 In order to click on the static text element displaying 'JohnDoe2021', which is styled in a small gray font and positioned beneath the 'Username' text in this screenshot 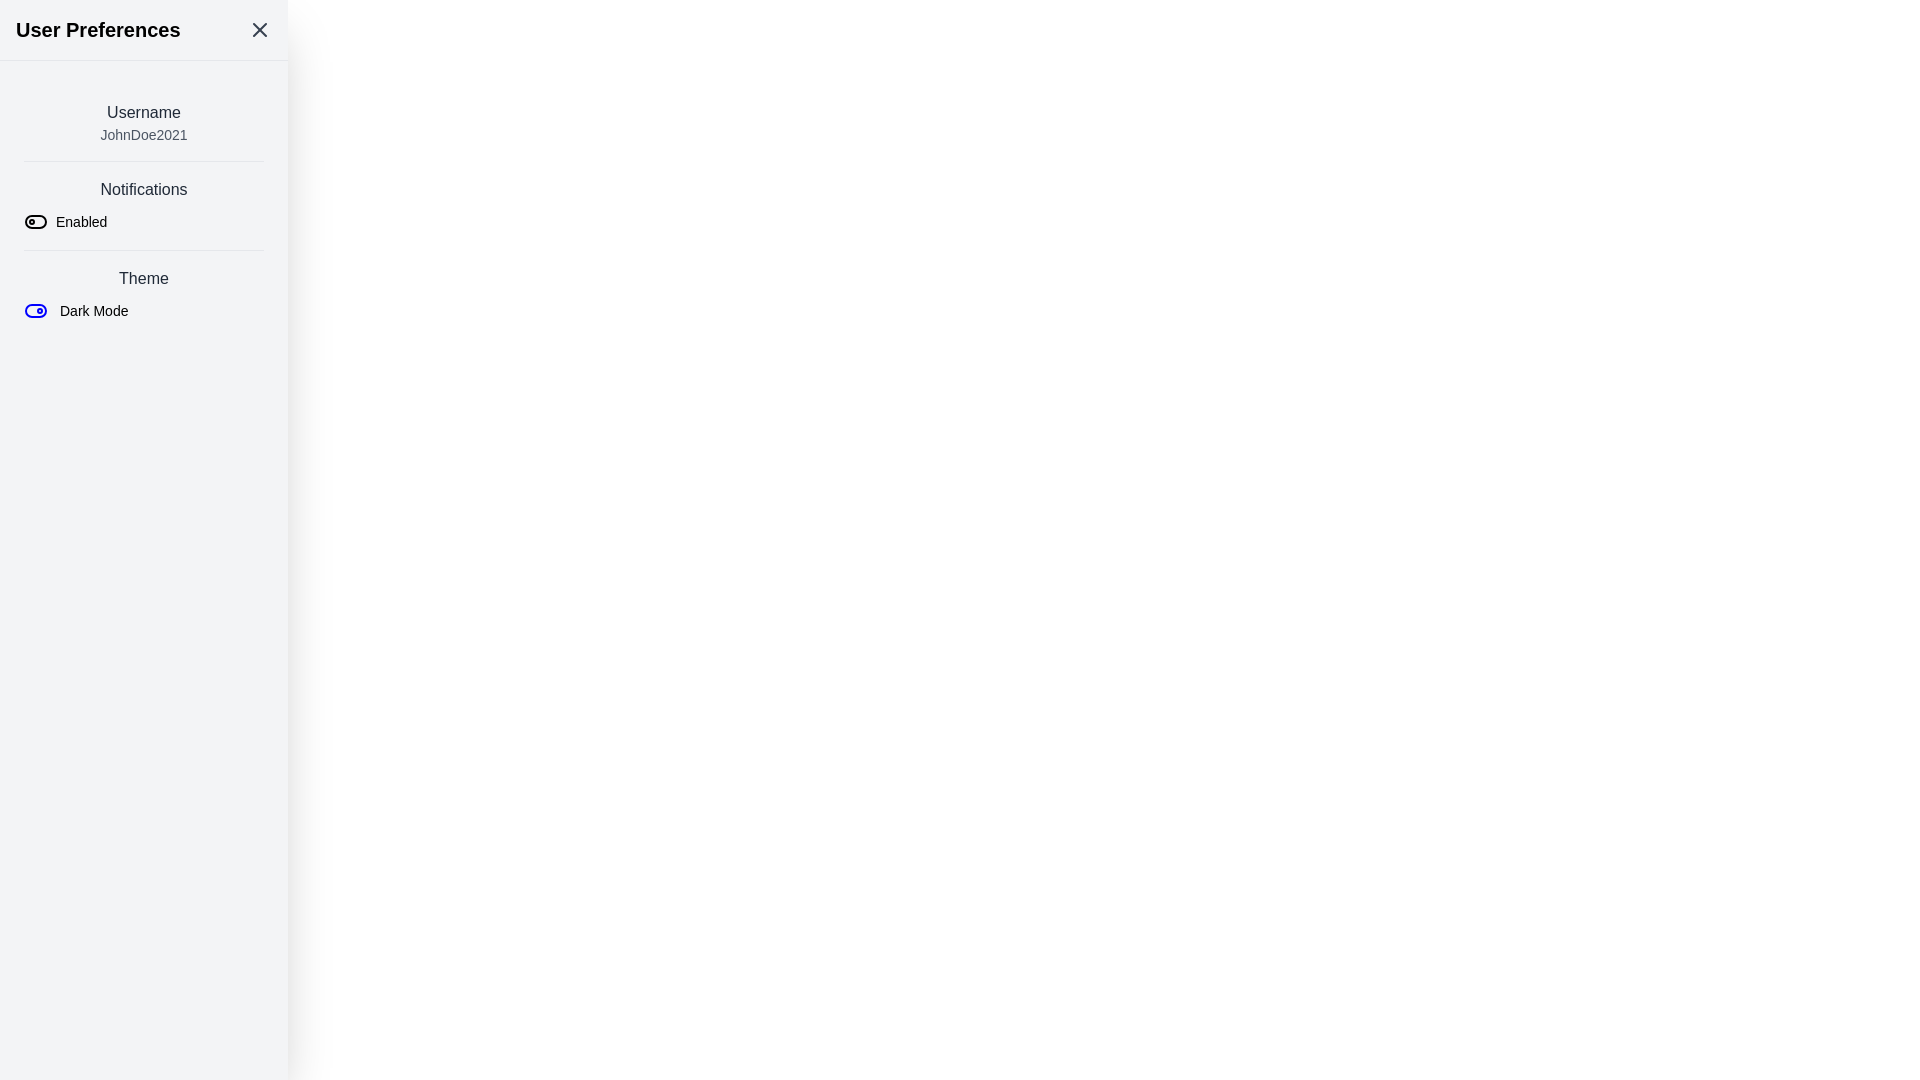, I will do `click(143, 135)`.